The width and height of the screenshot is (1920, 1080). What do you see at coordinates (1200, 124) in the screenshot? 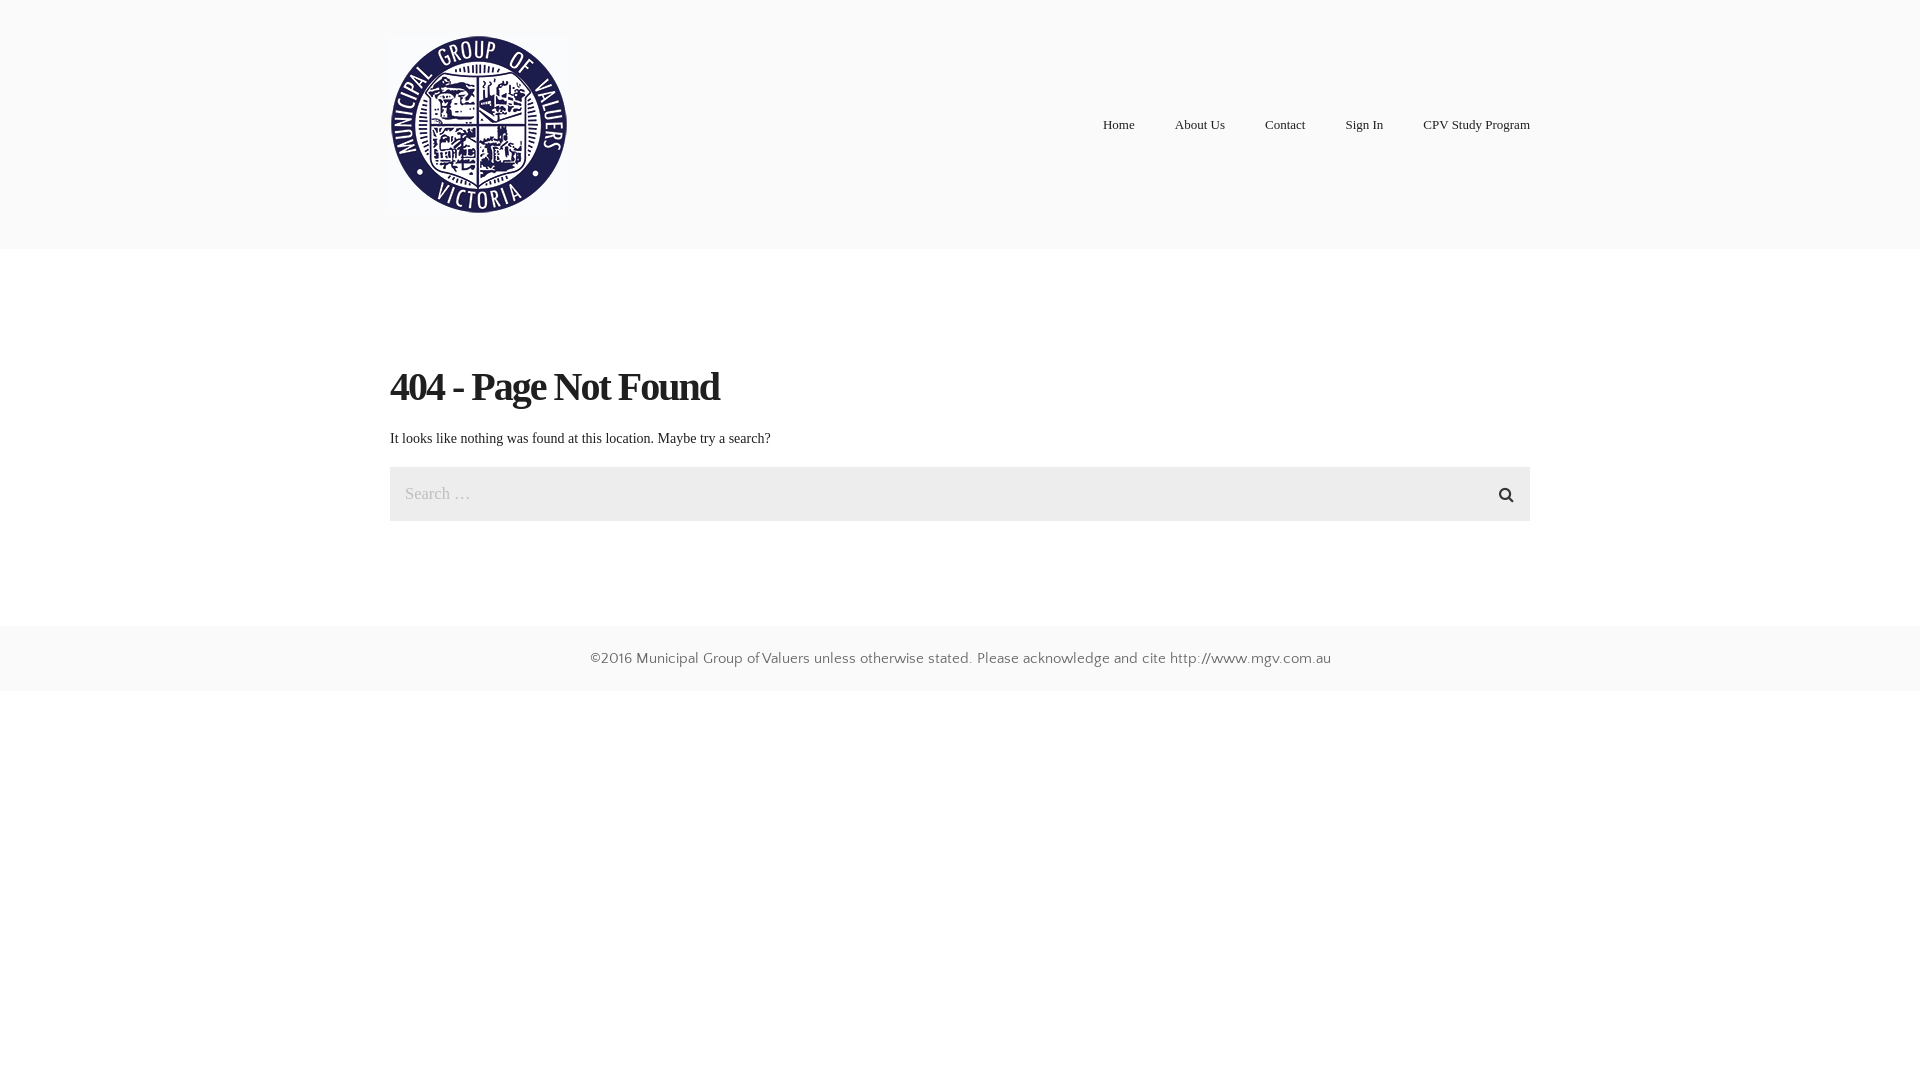
I see `'About Us'` at bounding box center [1200, 124].